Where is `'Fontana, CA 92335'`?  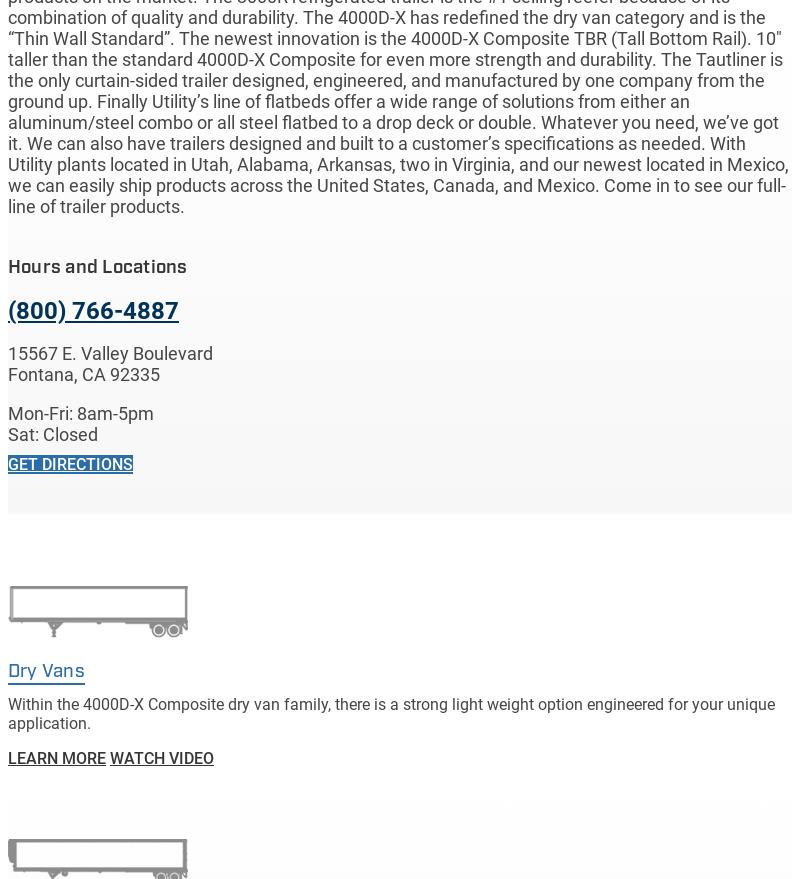
'Fontana, CA 92335' is located at coordinates (84, 374).